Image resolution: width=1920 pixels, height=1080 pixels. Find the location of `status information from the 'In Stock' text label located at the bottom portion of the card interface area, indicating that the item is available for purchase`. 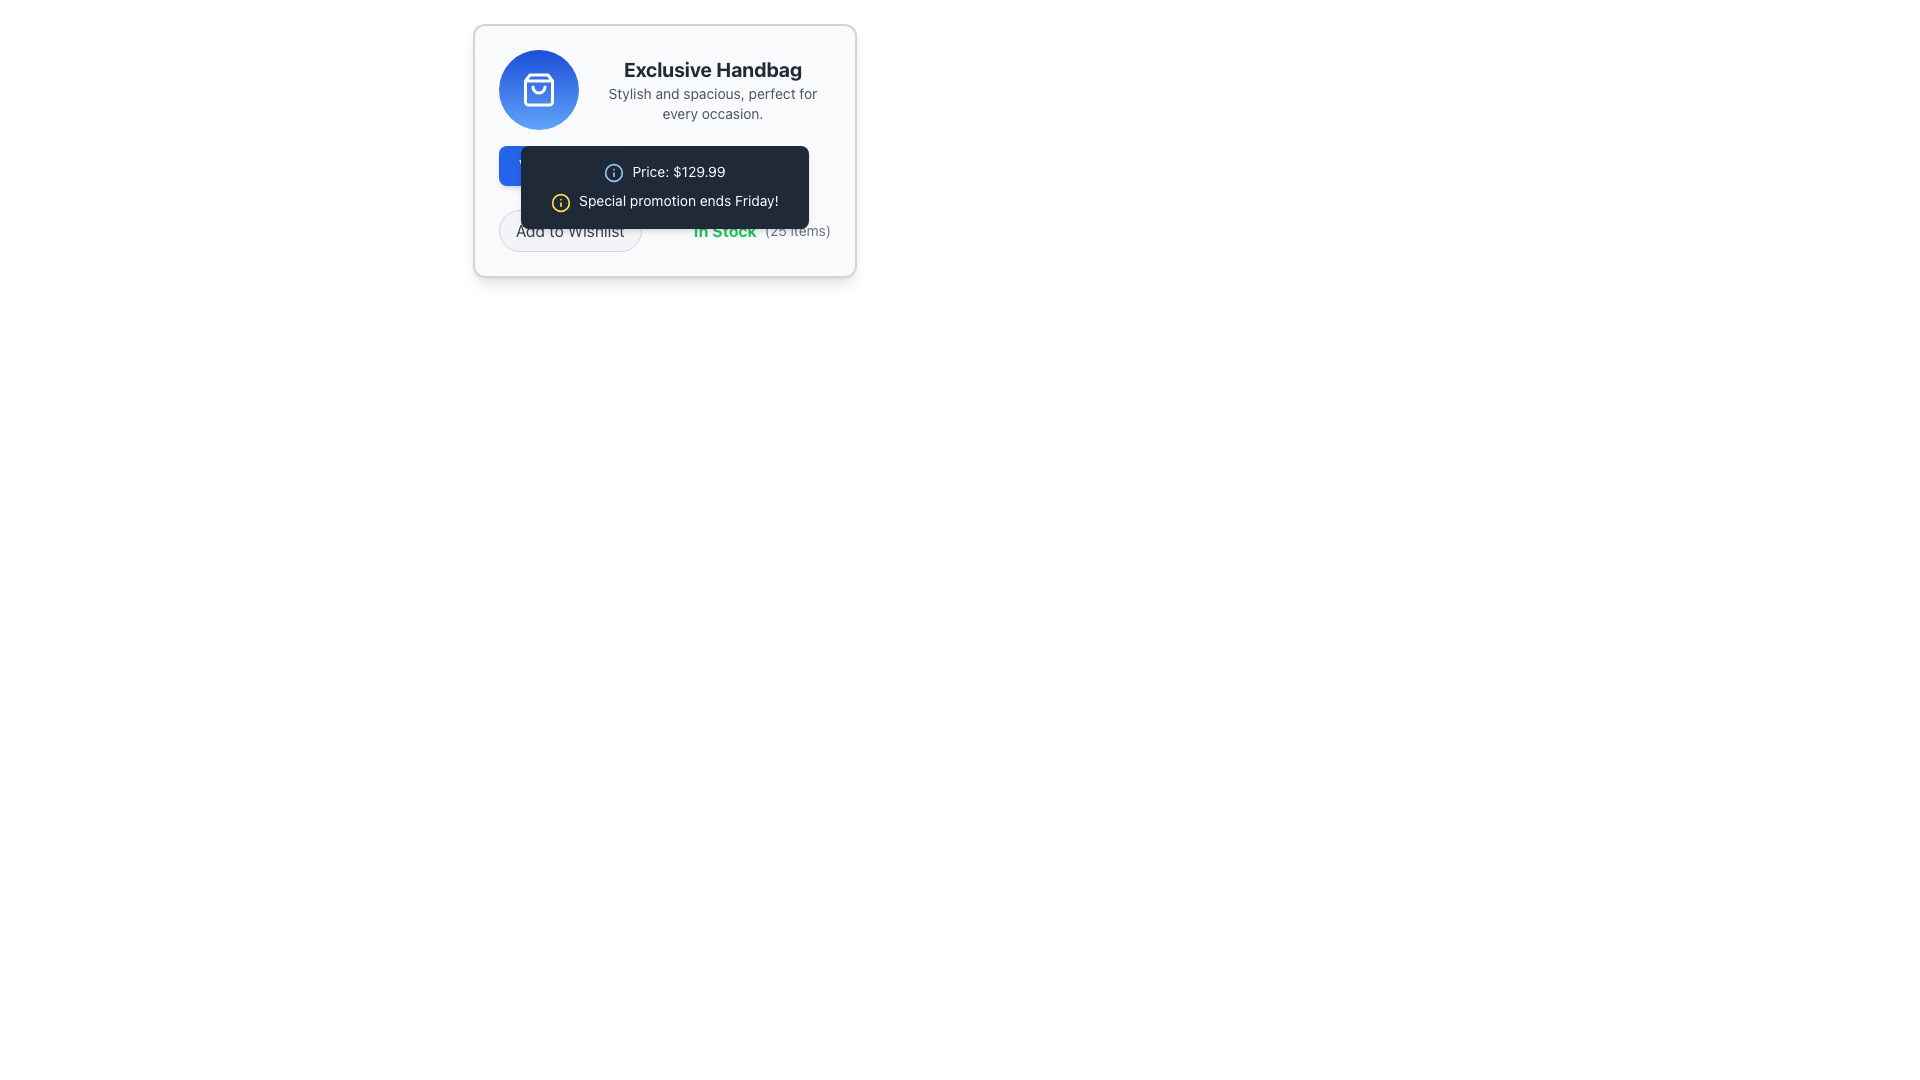

status information from the 'In Stock' text label located at the bottom portion of the card interface area, indicating that the item is available for purchase is located at coordinates (724, 230).